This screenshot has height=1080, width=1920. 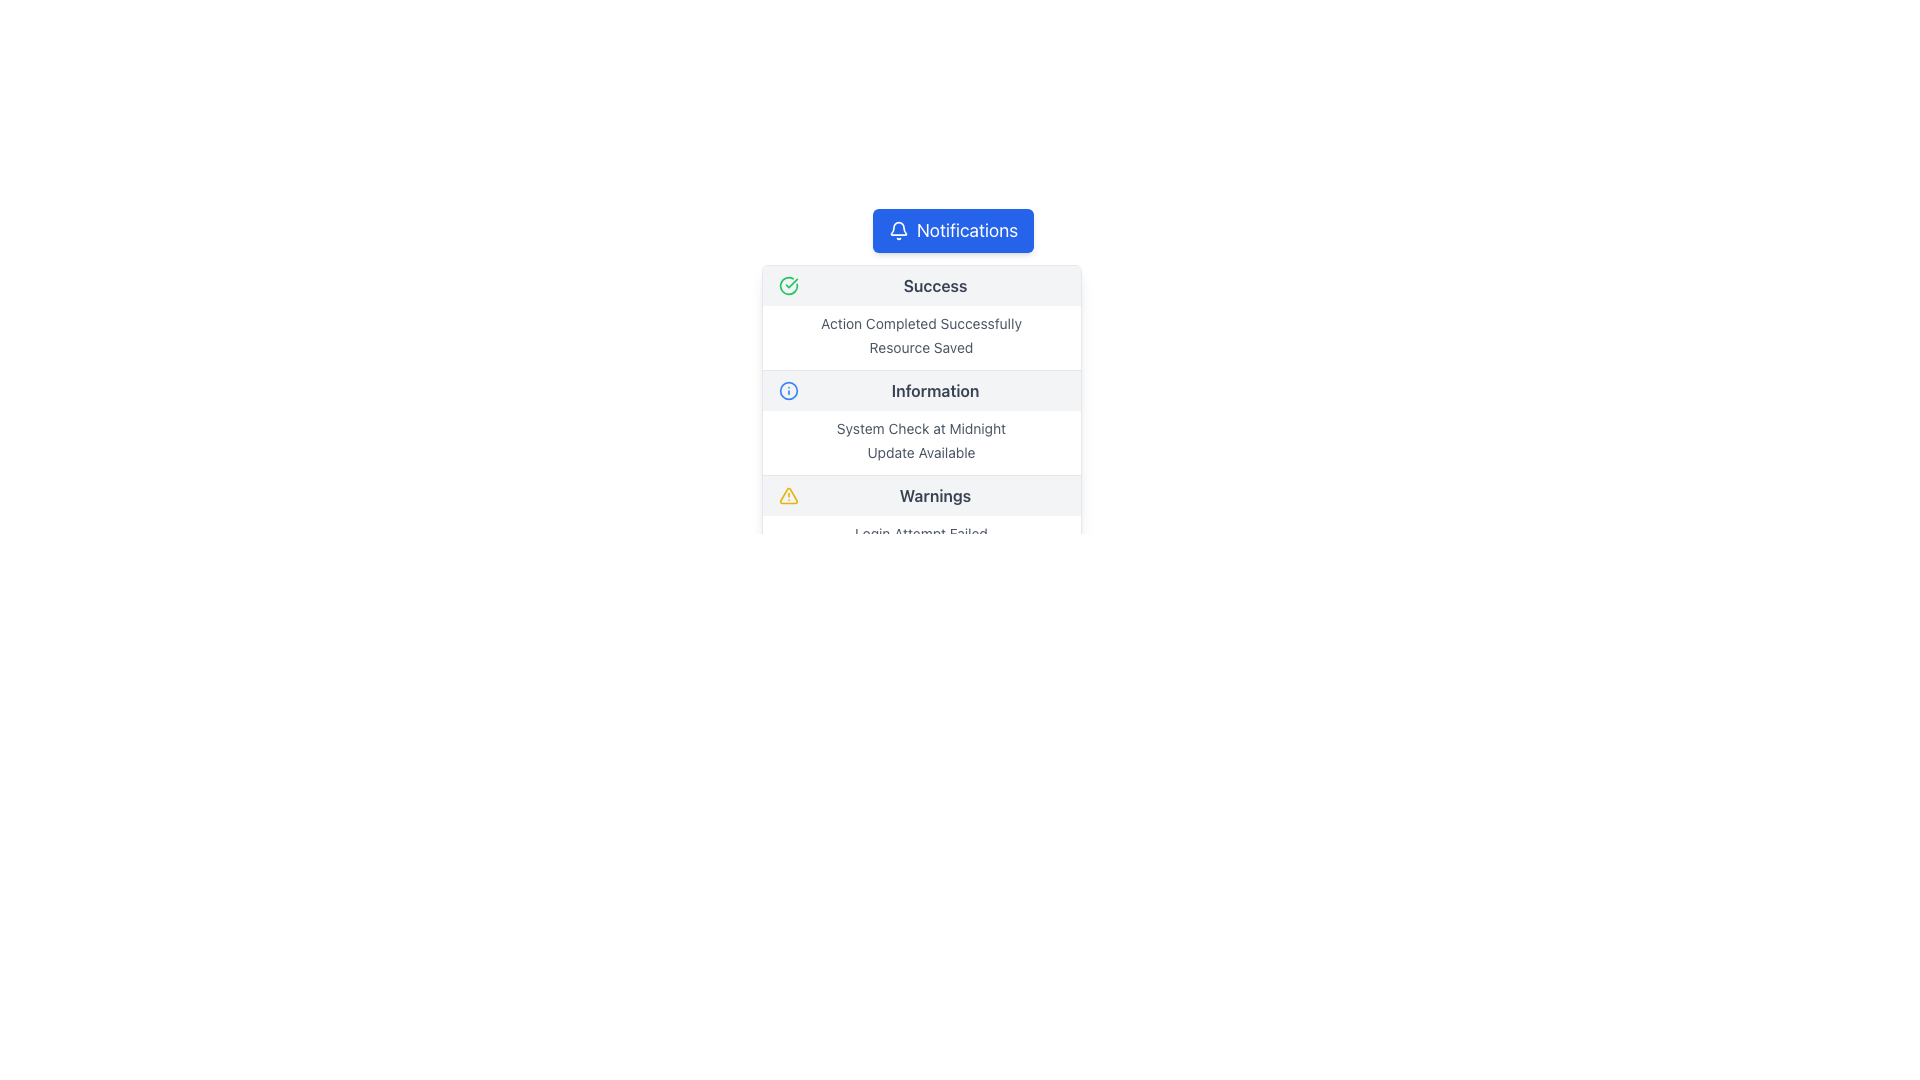 I want to click on the 'Login Attempt Failed' text label in the warnings section of the notification panel, so click(x=920, y=532).